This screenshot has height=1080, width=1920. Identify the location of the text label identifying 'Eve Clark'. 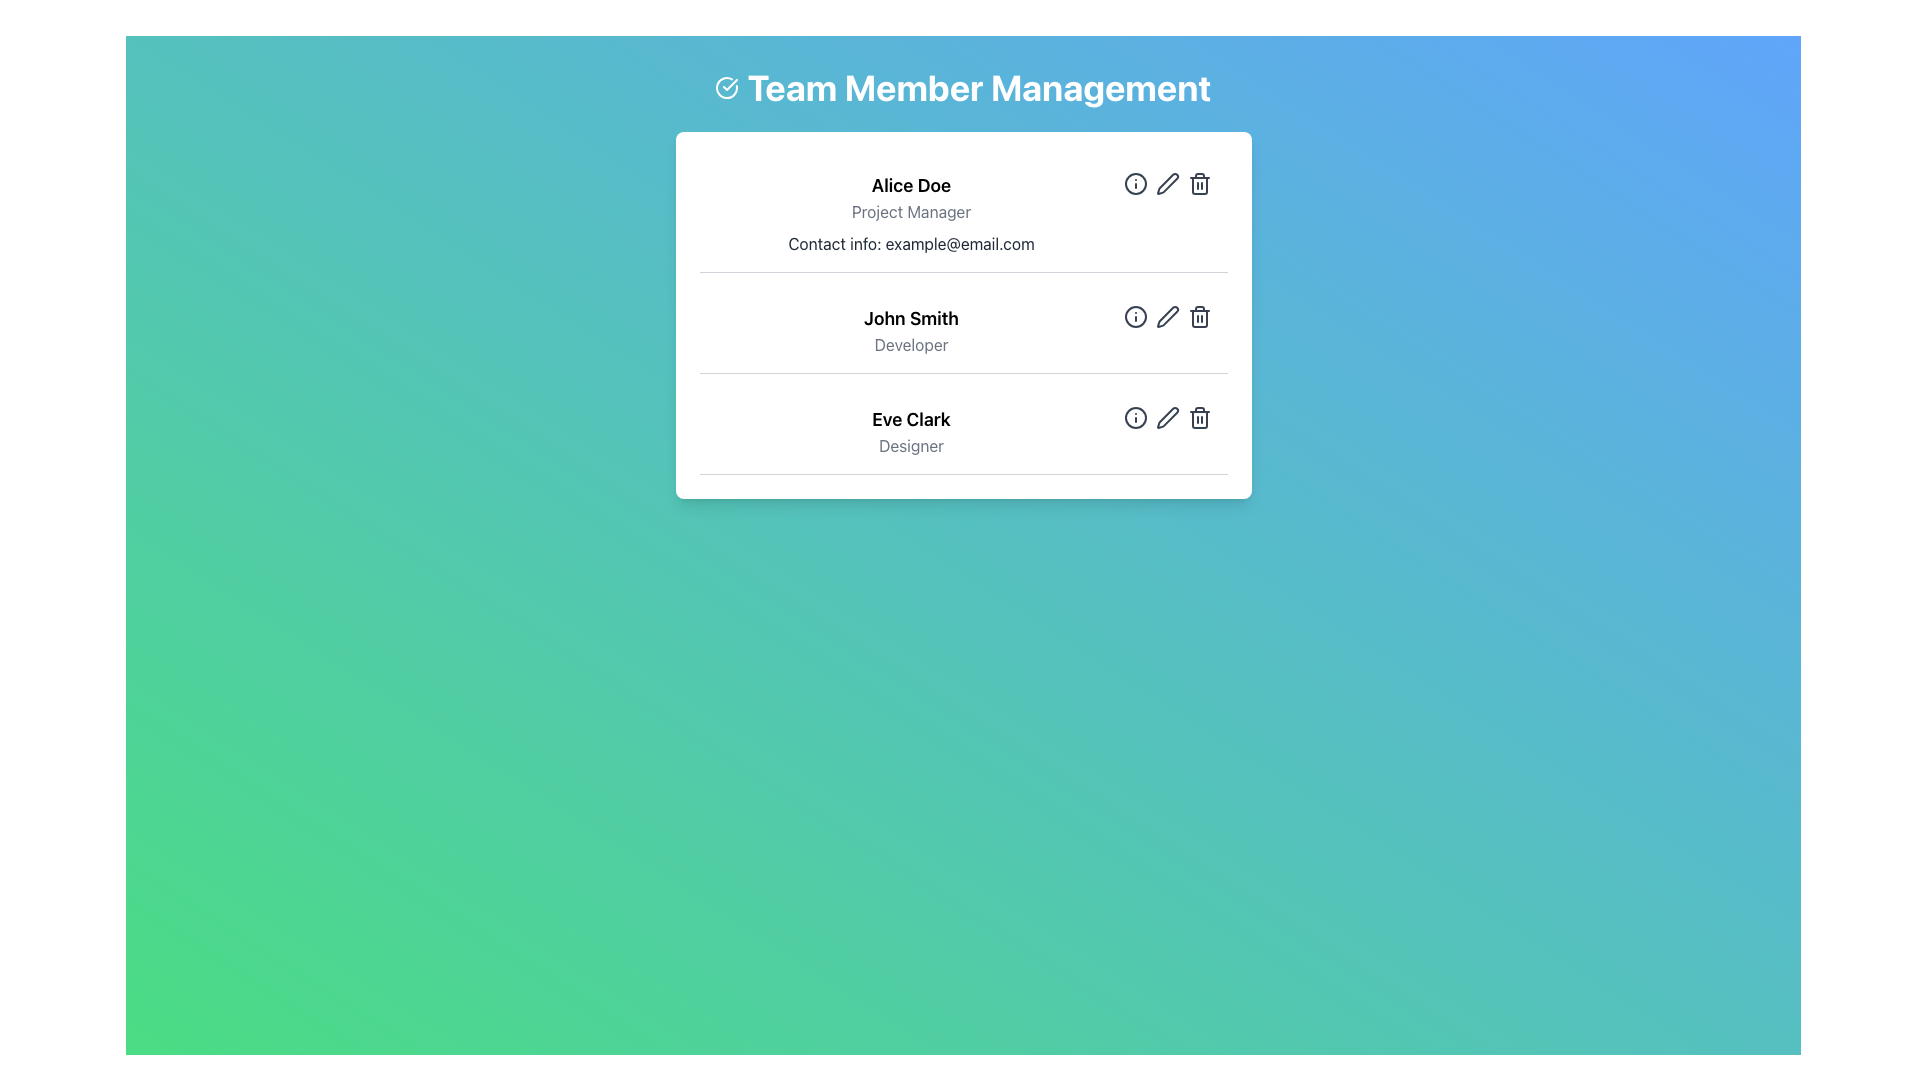
(910, 419).